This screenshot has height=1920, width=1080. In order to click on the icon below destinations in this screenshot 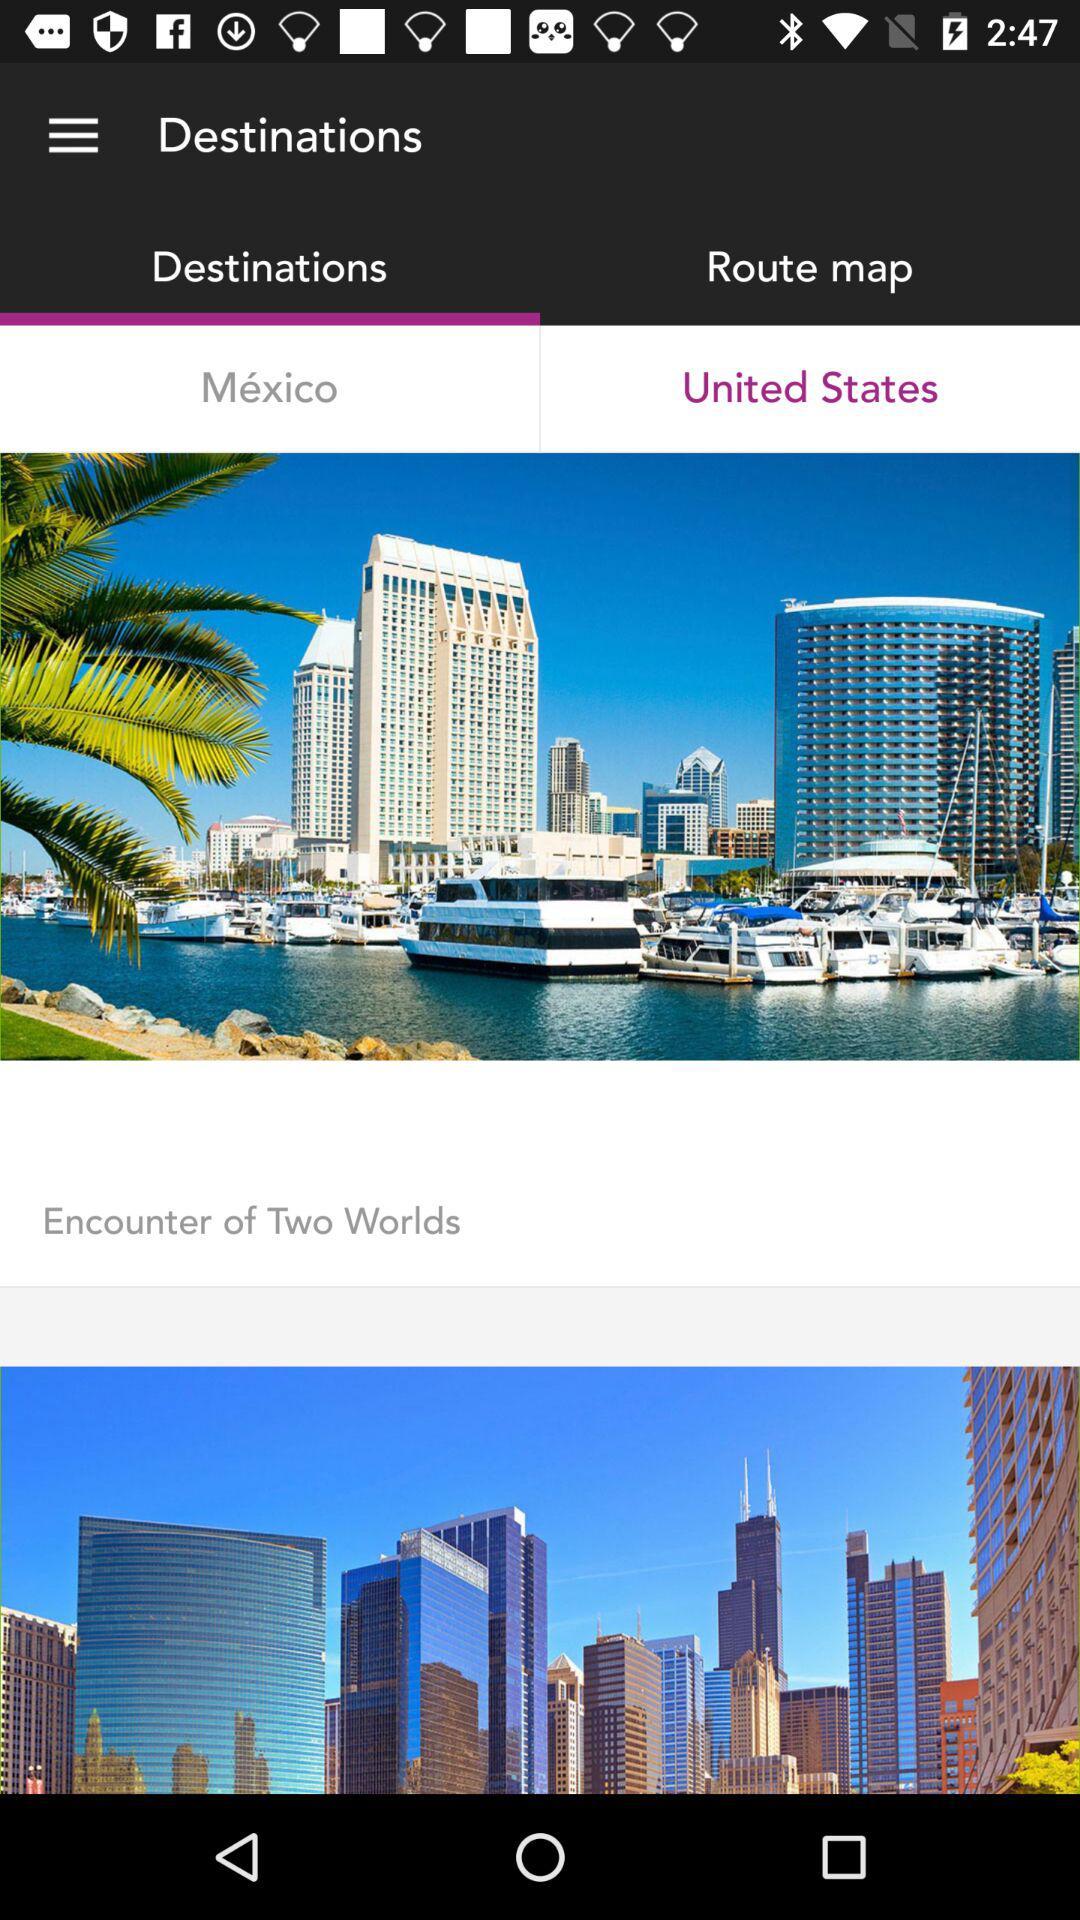, I will do `click(268, 388)`.